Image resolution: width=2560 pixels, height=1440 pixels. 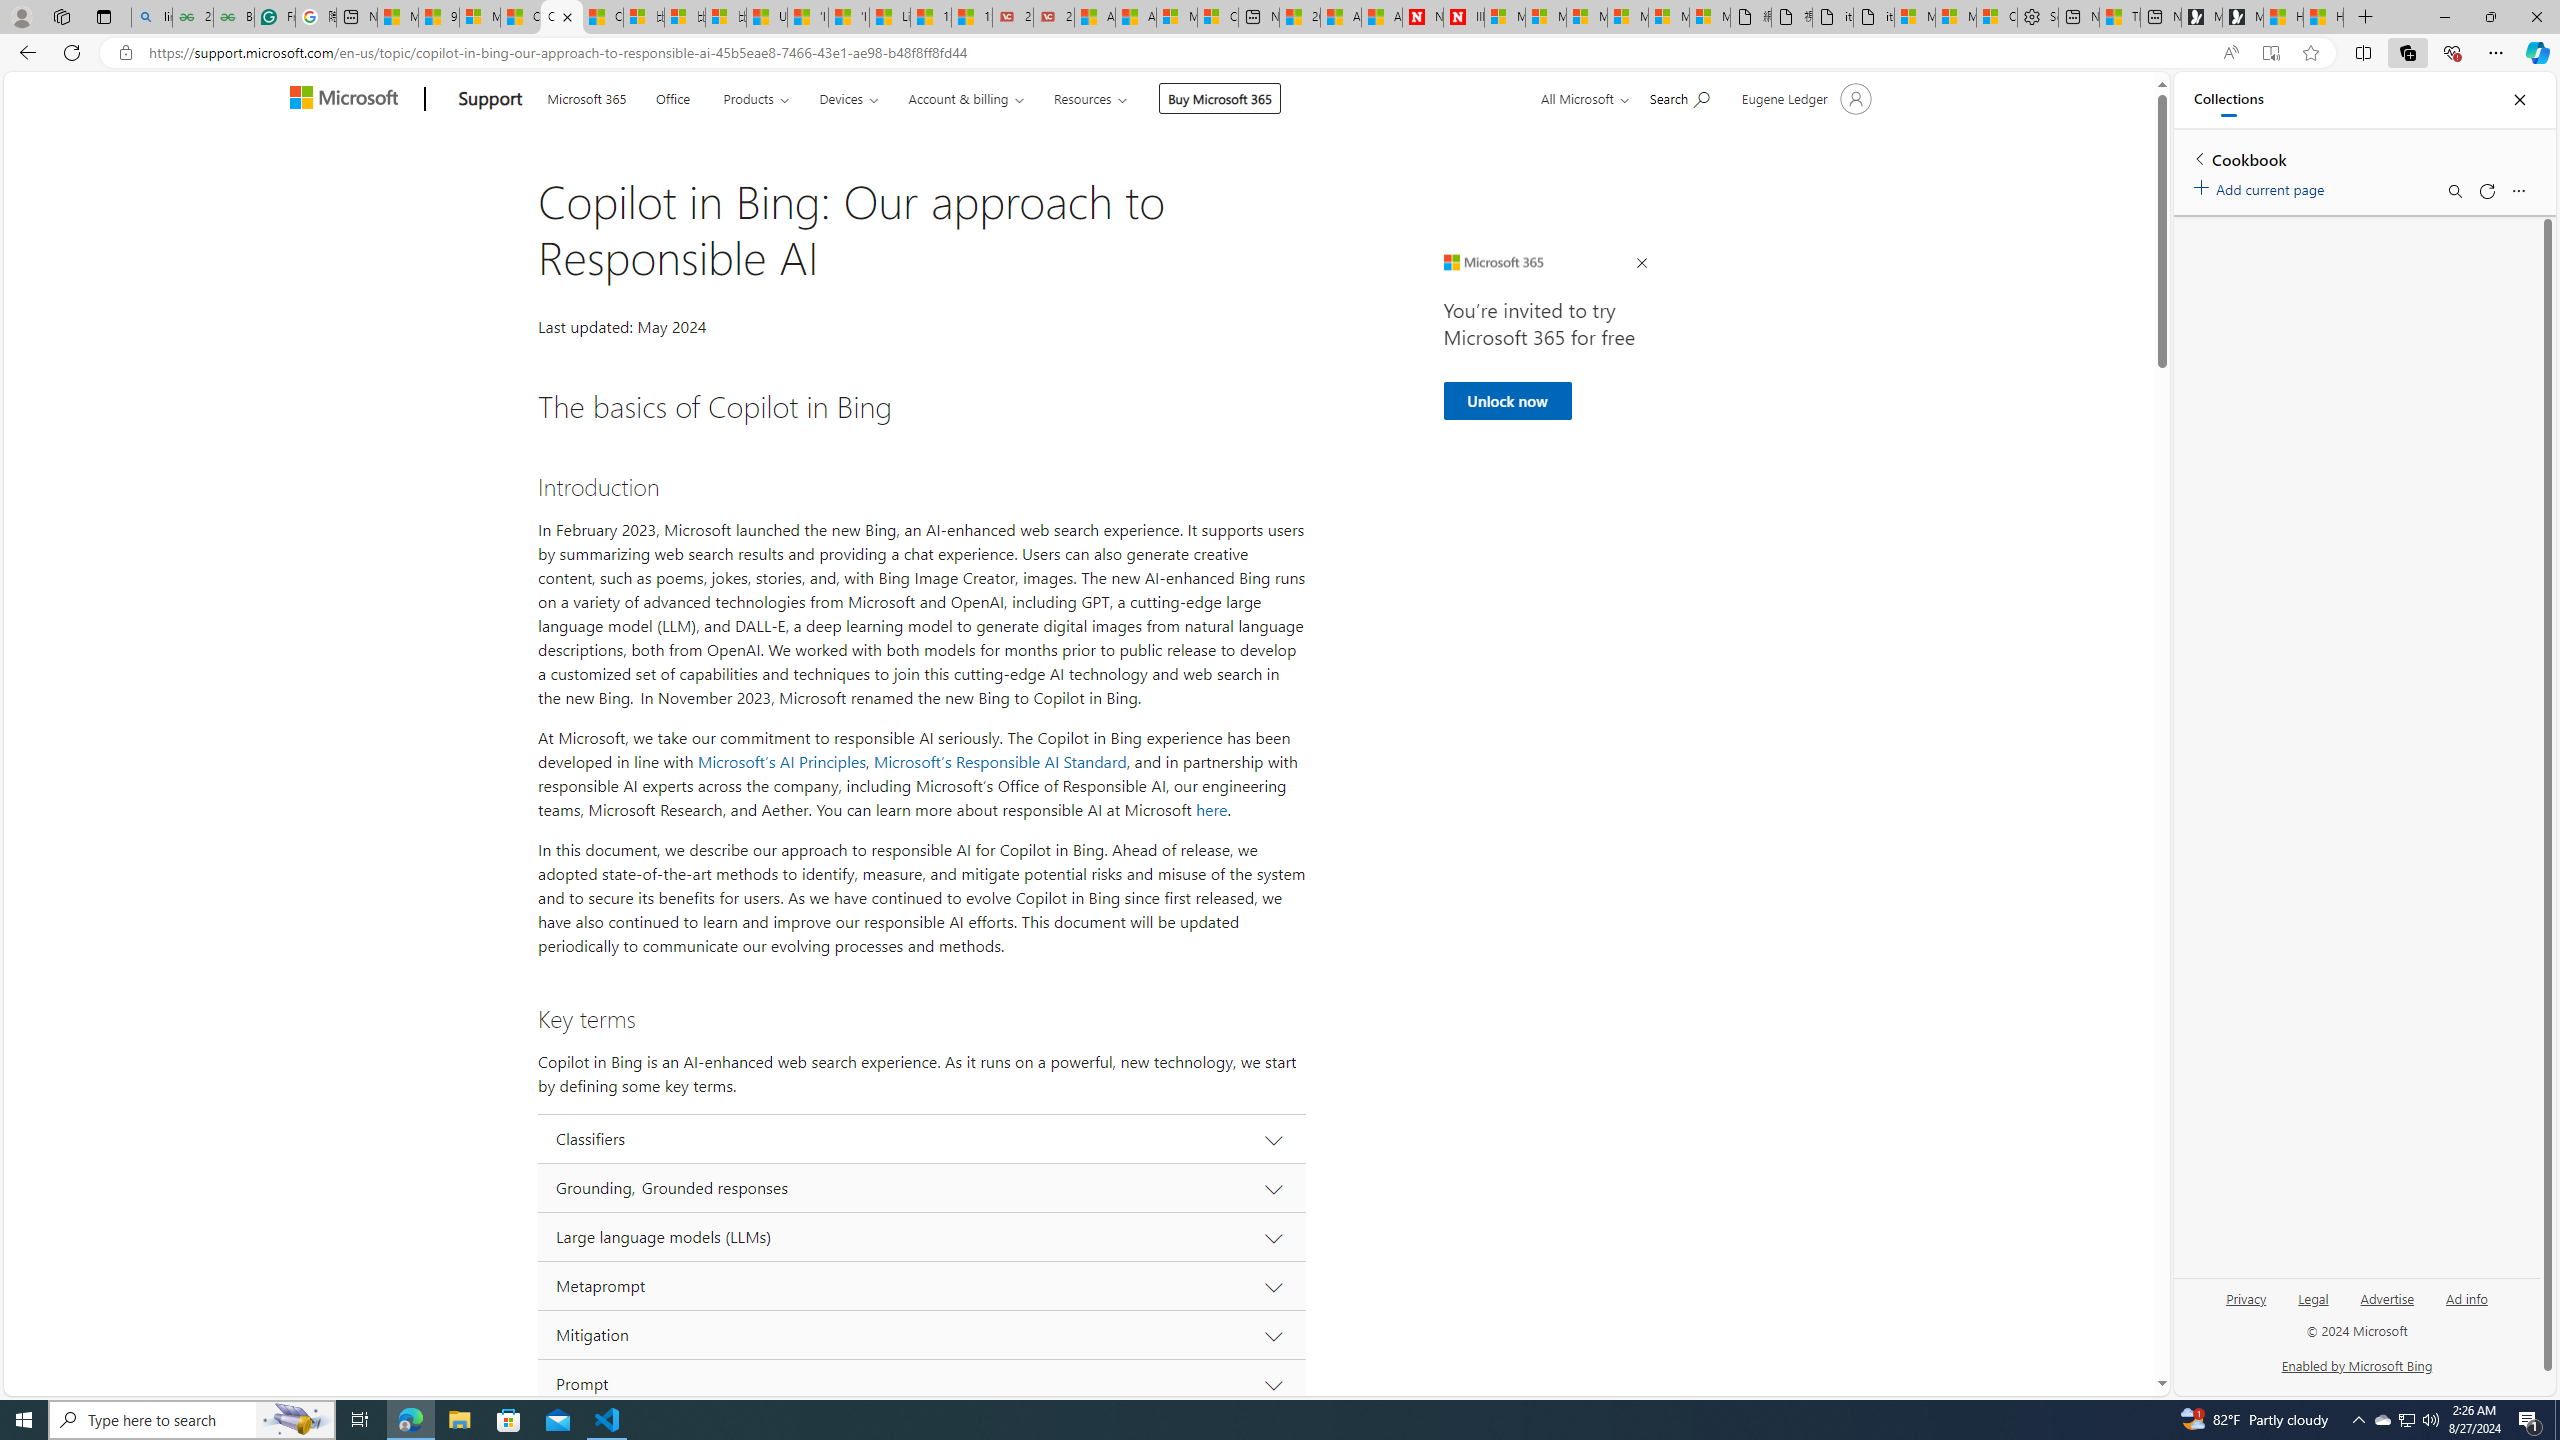 What do you see at coordinates (766, 16) in the screenshot?
I see `'USA TODAY - MSN'` at bounding box center [766, 16].